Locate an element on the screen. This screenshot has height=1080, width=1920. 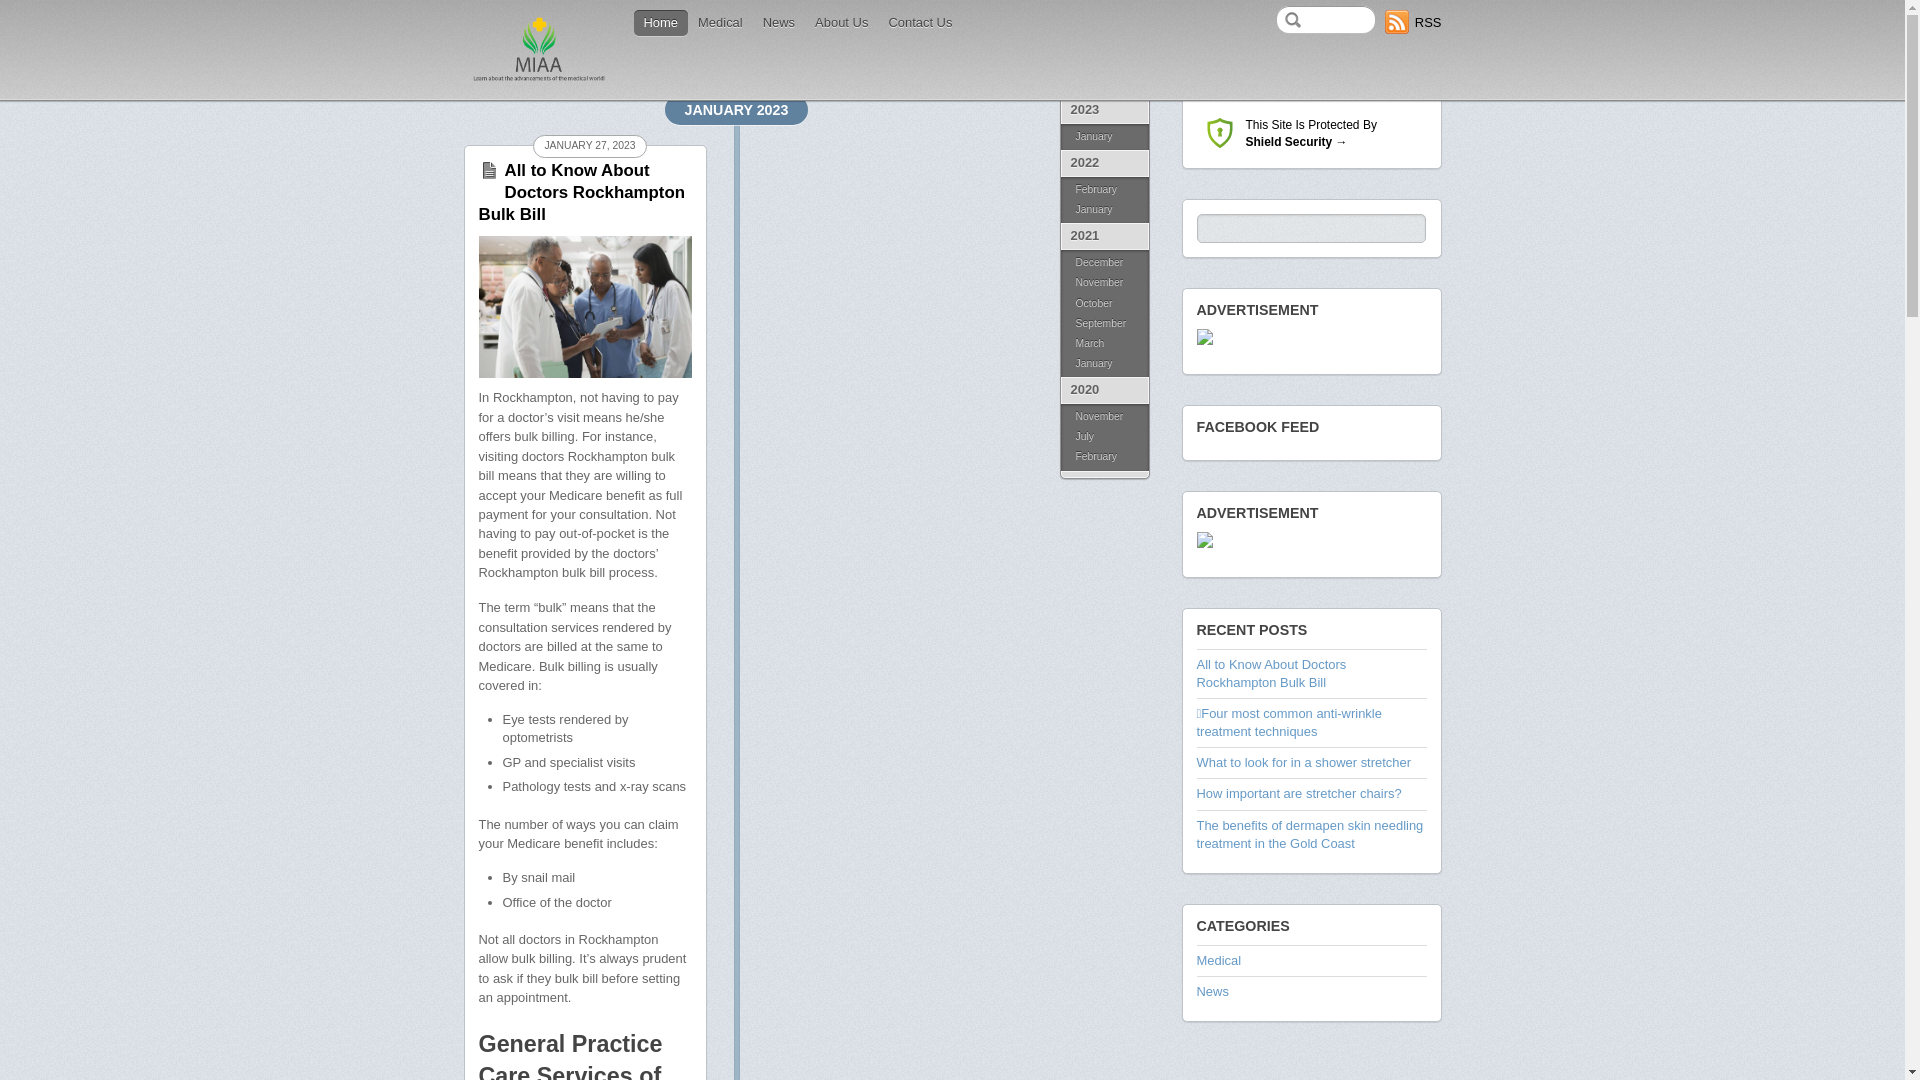
'2023' is located at coordinates (1103, 110).